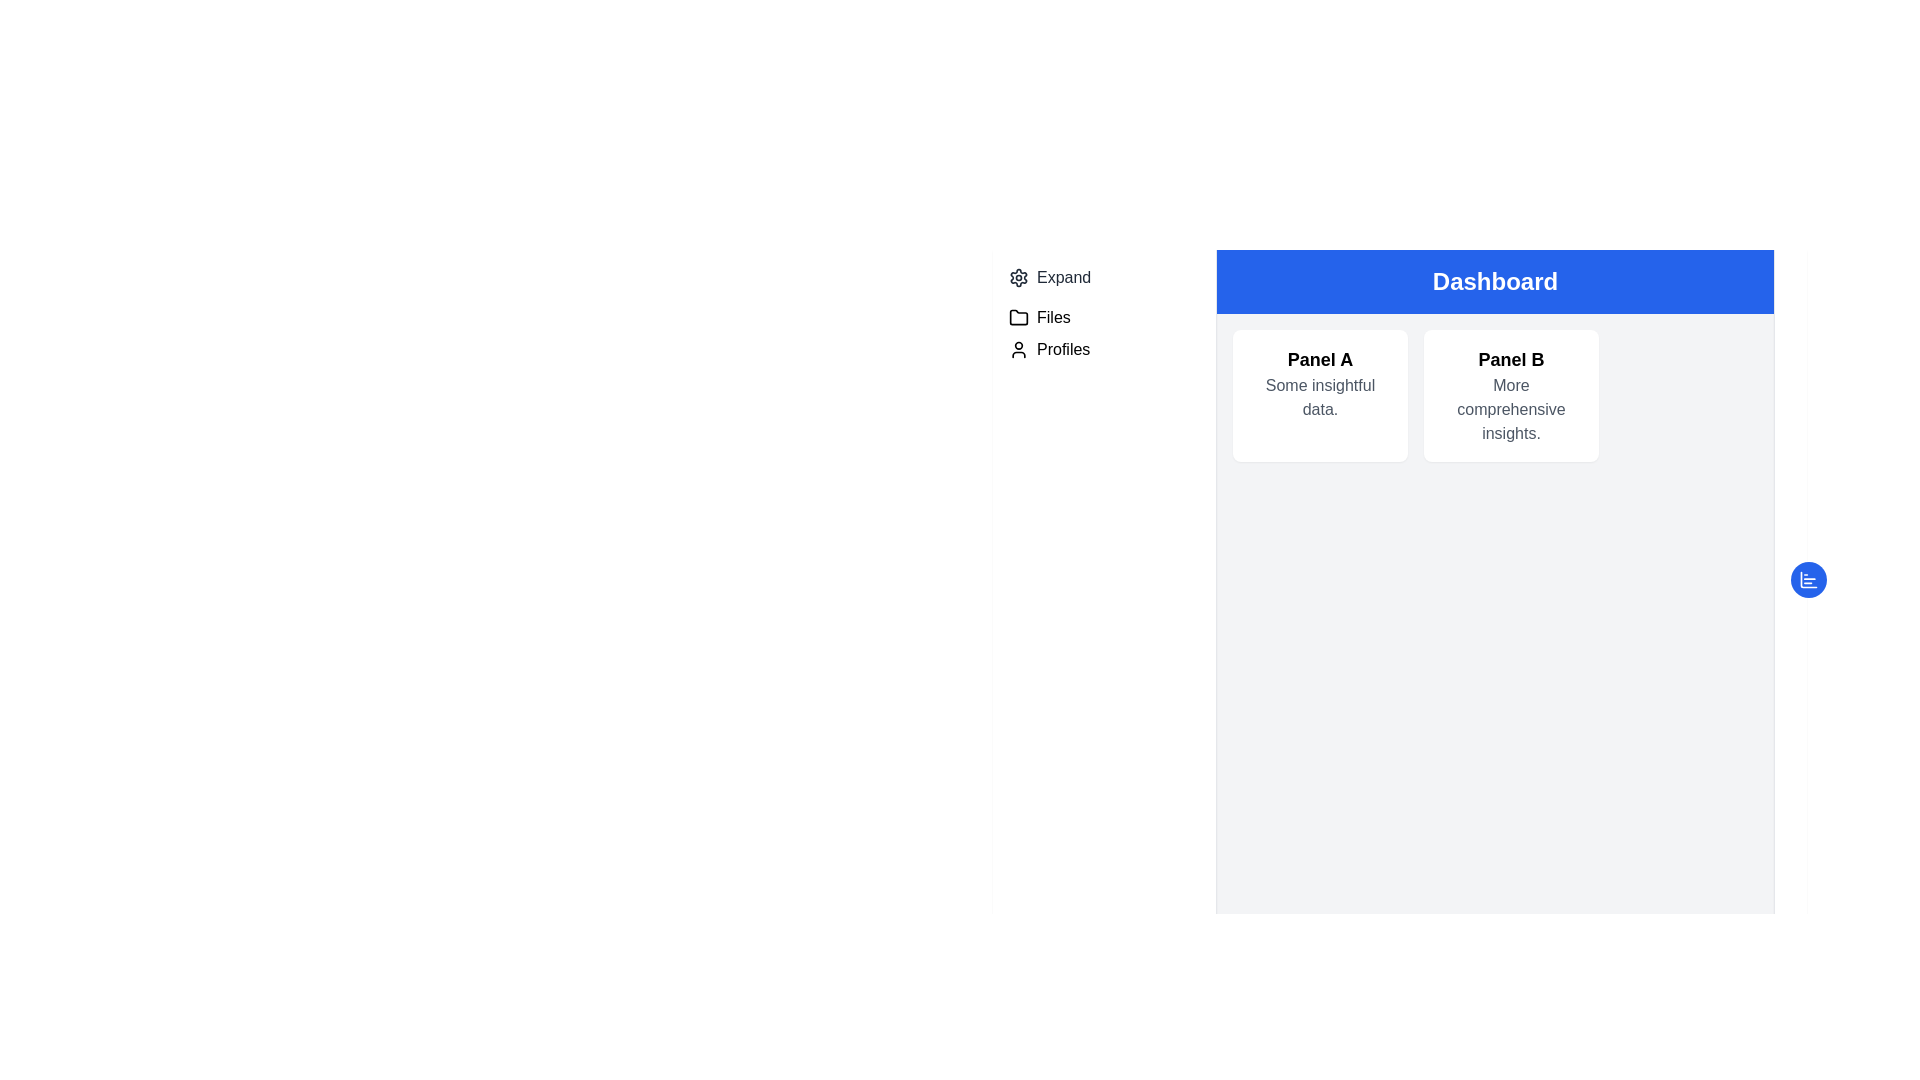 The image size is (1920, 1080). What do you see at coordinates (1018, 277) in the screenshot?
I see `the cogwheel icon in the sidebar, which represents settings, located near the top of the vertical sidebar` at bounding box center [1018, 277].